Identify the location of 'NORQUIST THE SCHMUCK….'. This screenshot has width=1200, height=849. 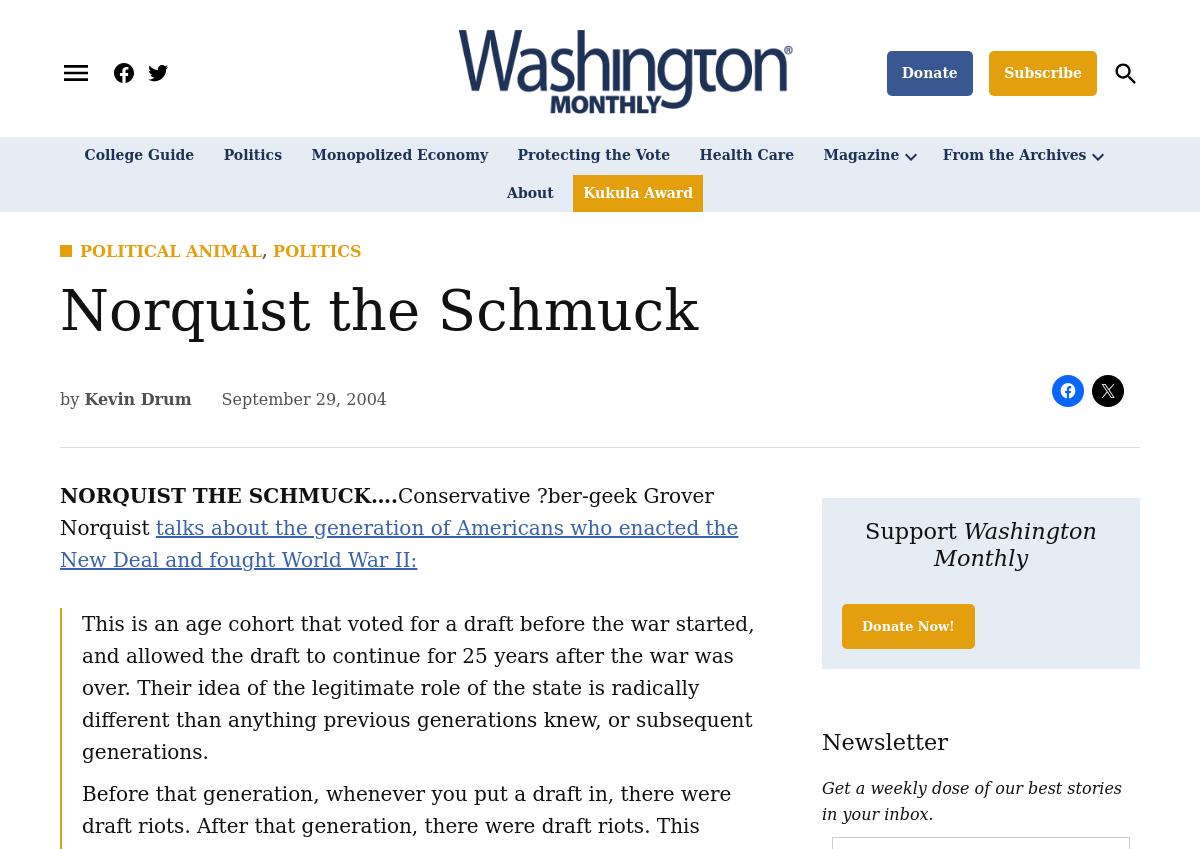
(227, 493).